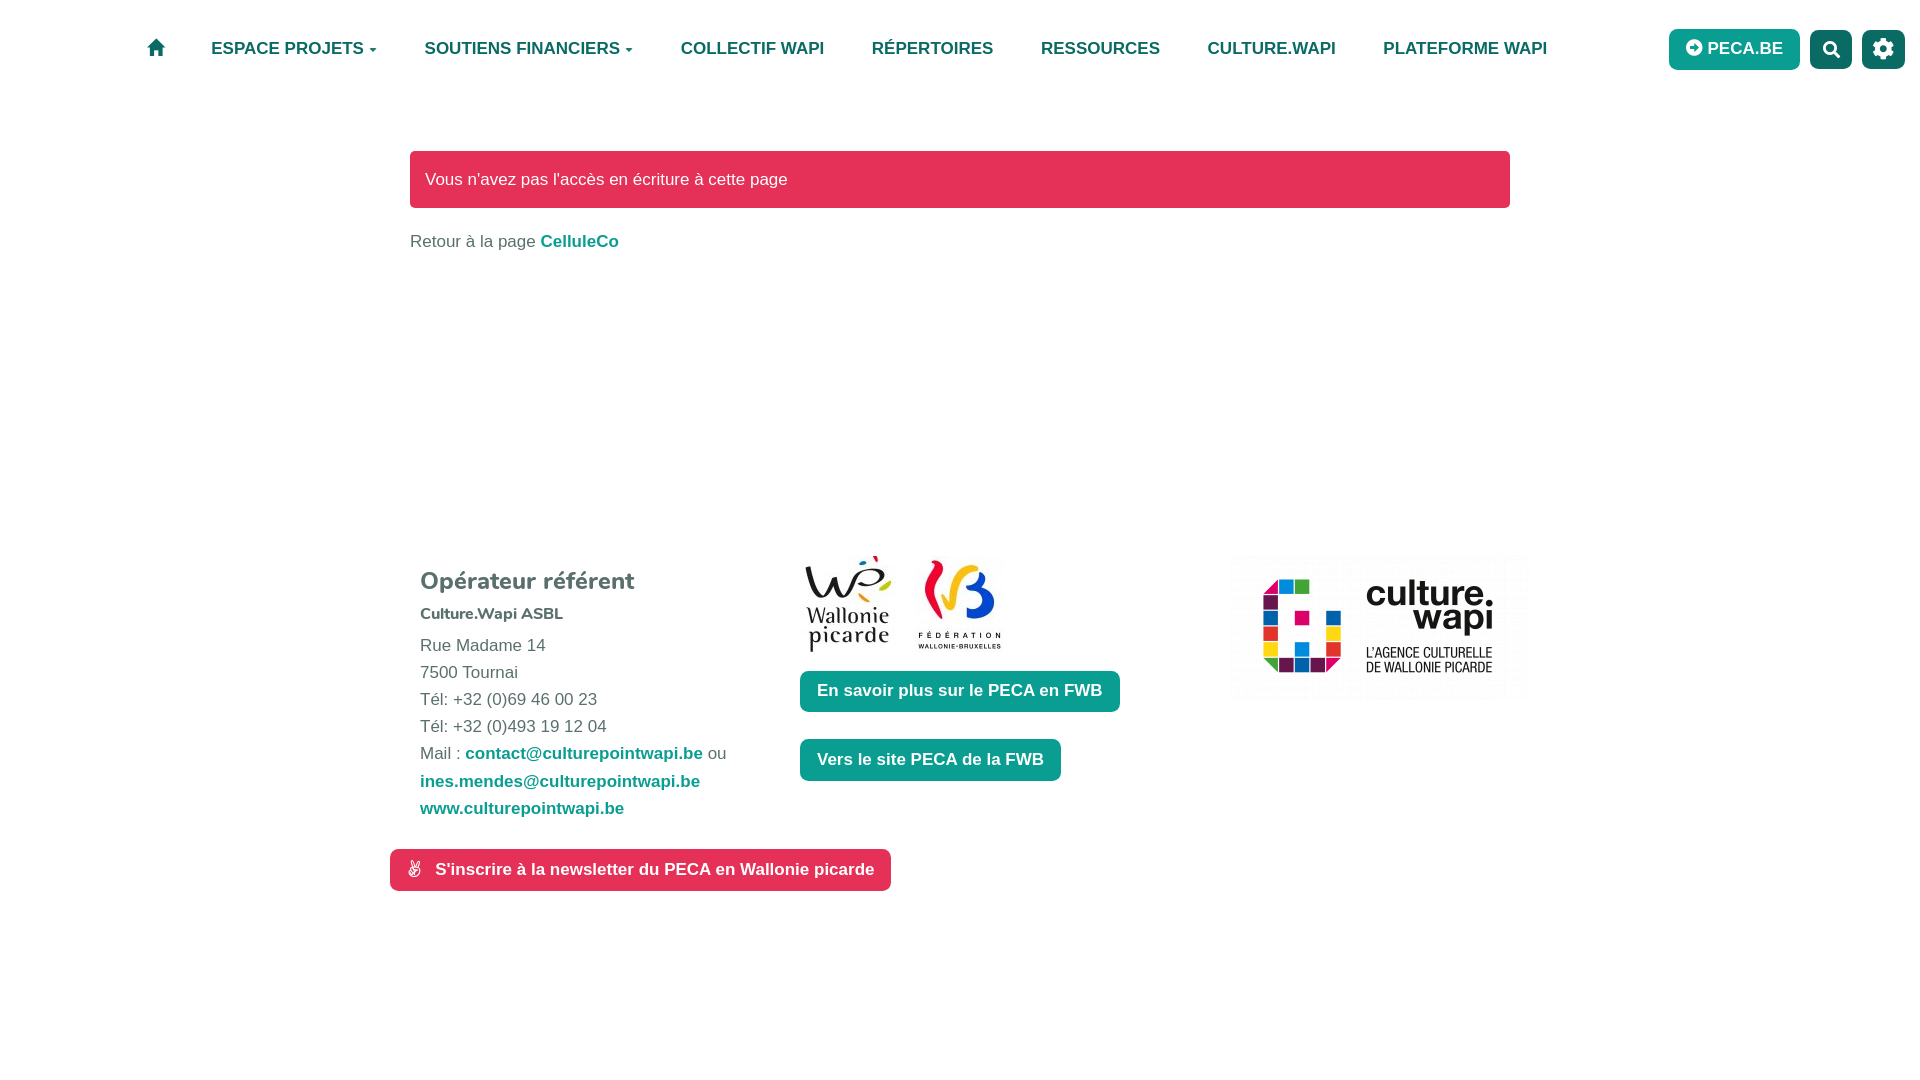 The height and width of the screenshot is (1080, 1920). Describe the element at coordinates (1465, 48) in the screenshot. I see `'PLATEFORME WAPI'` at that location.